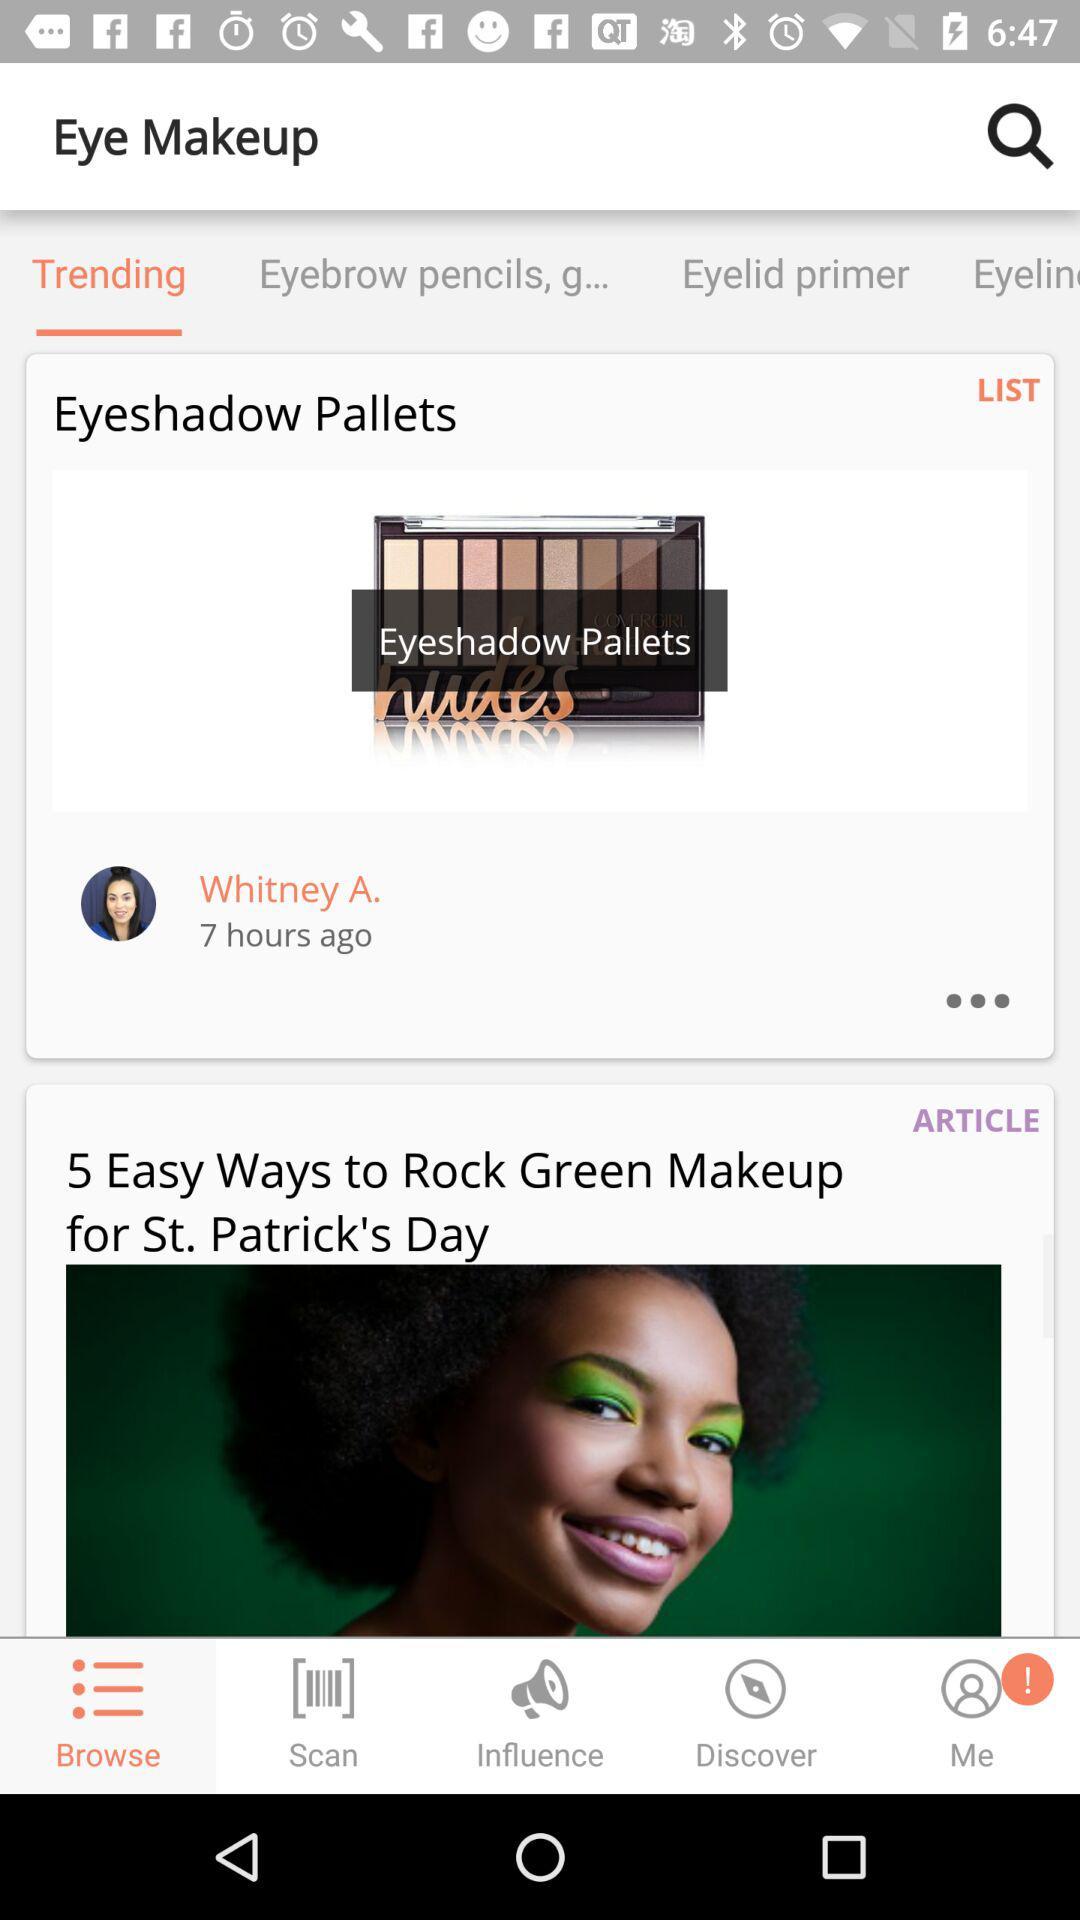 The height and width of the screenshot is (1920, 1080). I want to click on search, so click(1020, 135).